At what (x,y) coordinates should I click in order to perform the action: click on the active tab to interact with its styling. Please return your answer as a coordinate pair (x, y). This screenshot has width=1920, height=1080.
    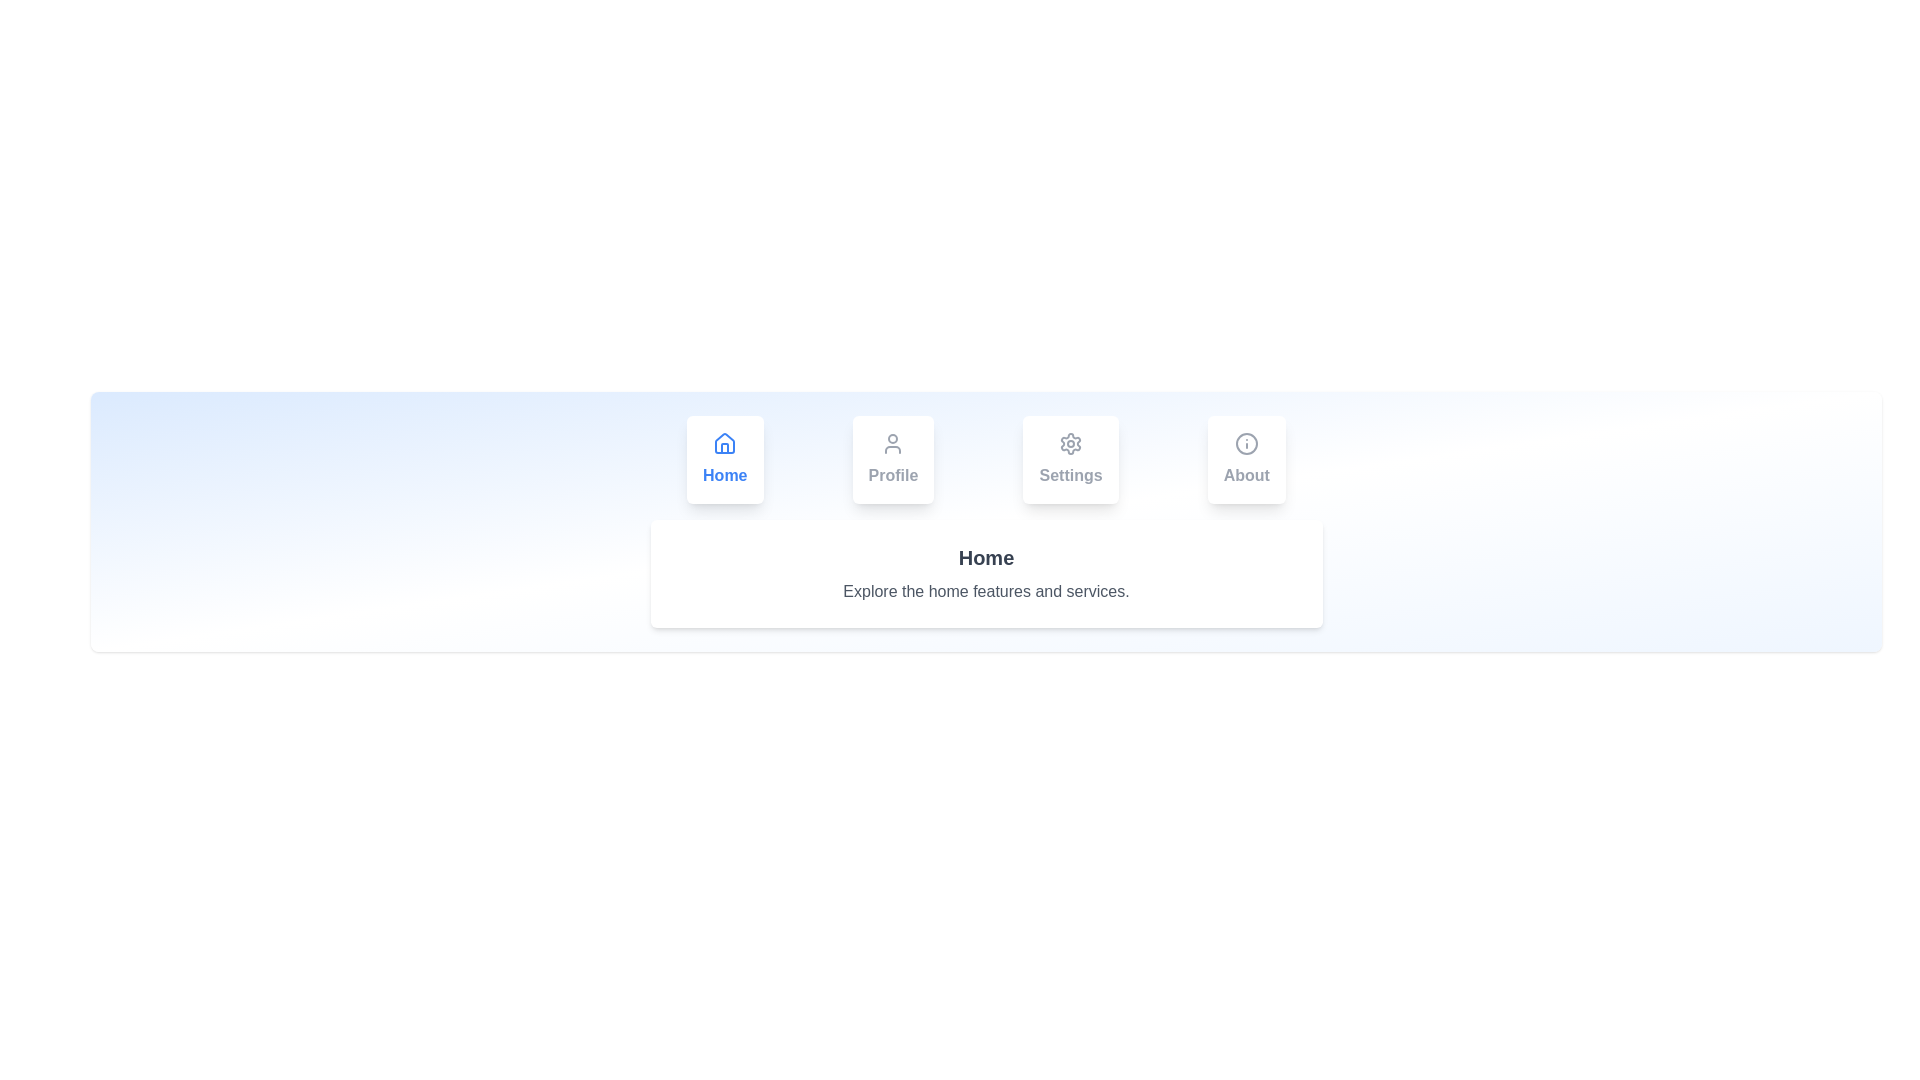
    Looking at the image, I should click on (723, 459).